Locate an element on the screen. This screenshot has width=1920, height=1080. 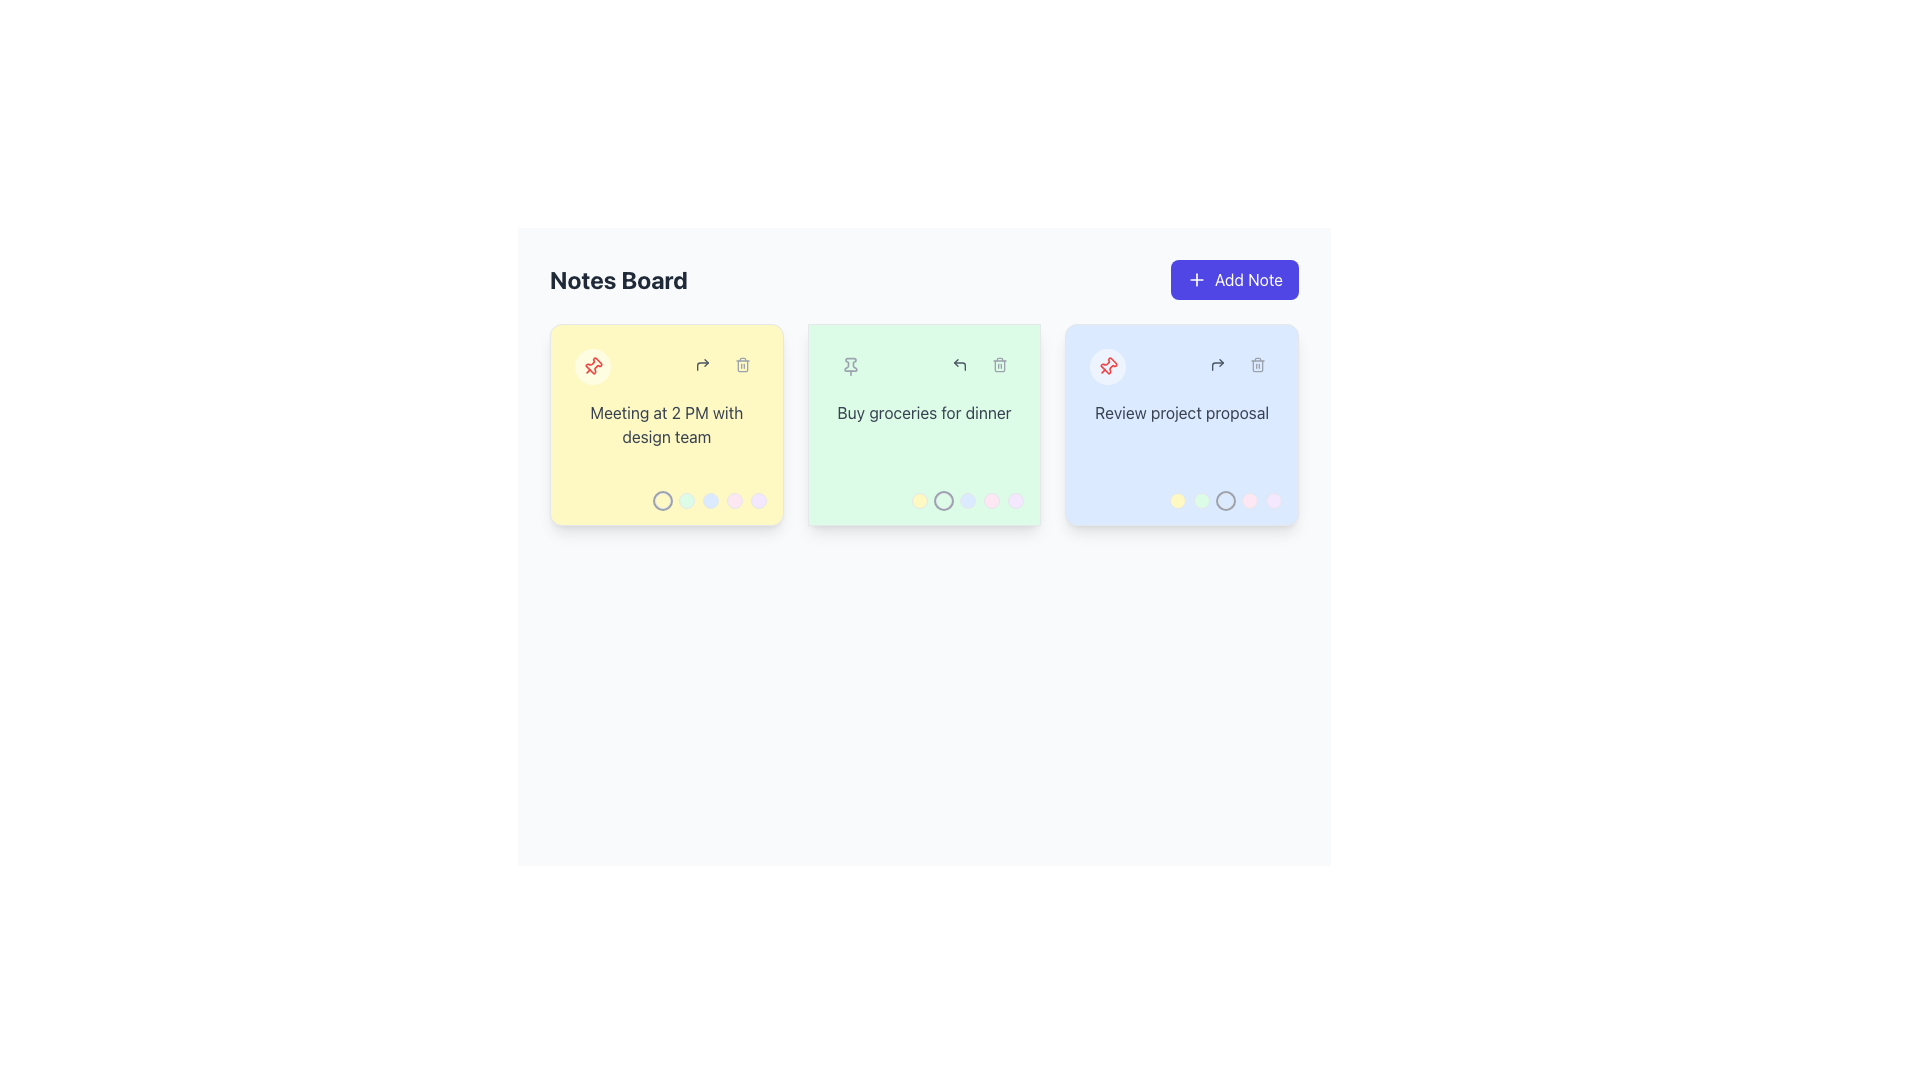
the trash can icon button located in the top right corner of the yellow card titled 'Meeting at 2 PM with design team' is located at coordinates (741, 365).